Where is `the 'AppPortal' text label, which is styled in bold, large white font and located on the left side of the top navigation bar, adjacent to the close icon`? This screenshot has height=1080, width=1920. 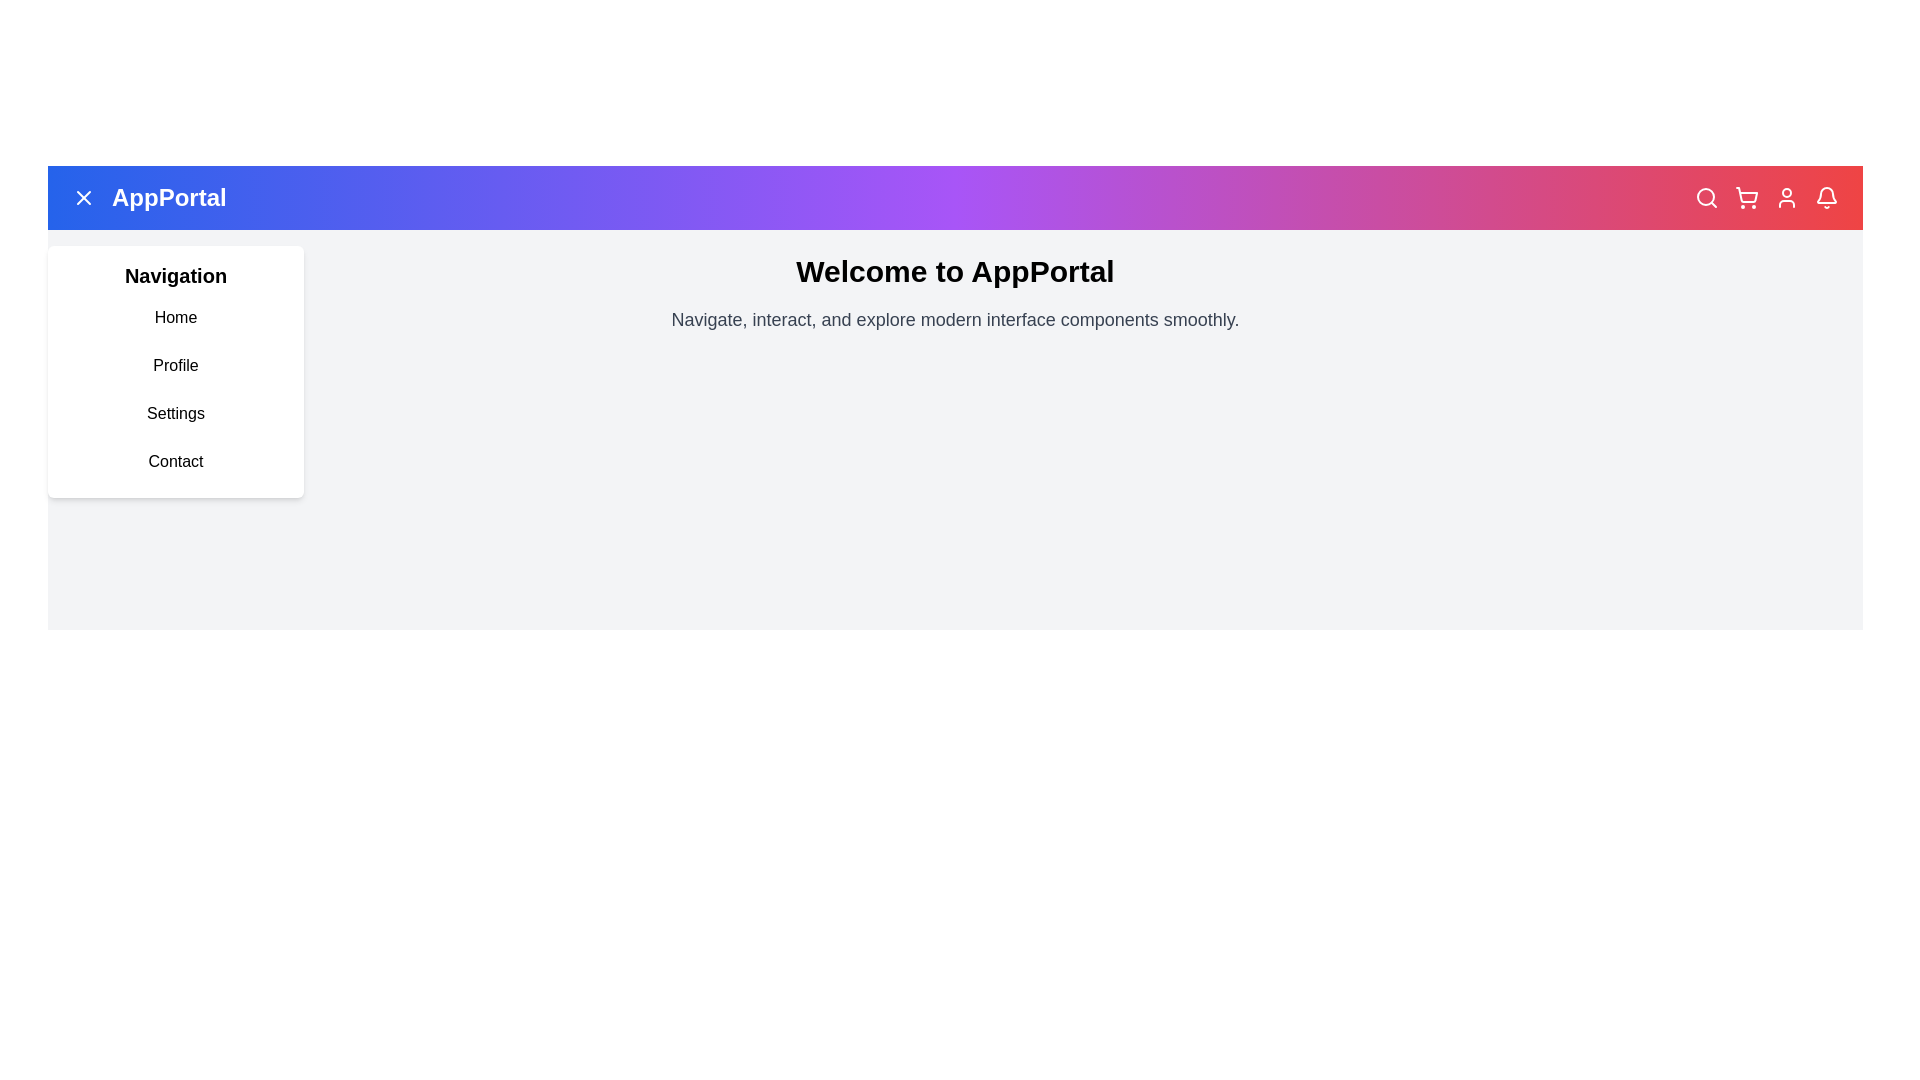
the 'AppPortal' text label, which is styled in bold, large white font and located on the left side of the top navigation bar, adjacent to the close icon is located at coordinates (169, 197).